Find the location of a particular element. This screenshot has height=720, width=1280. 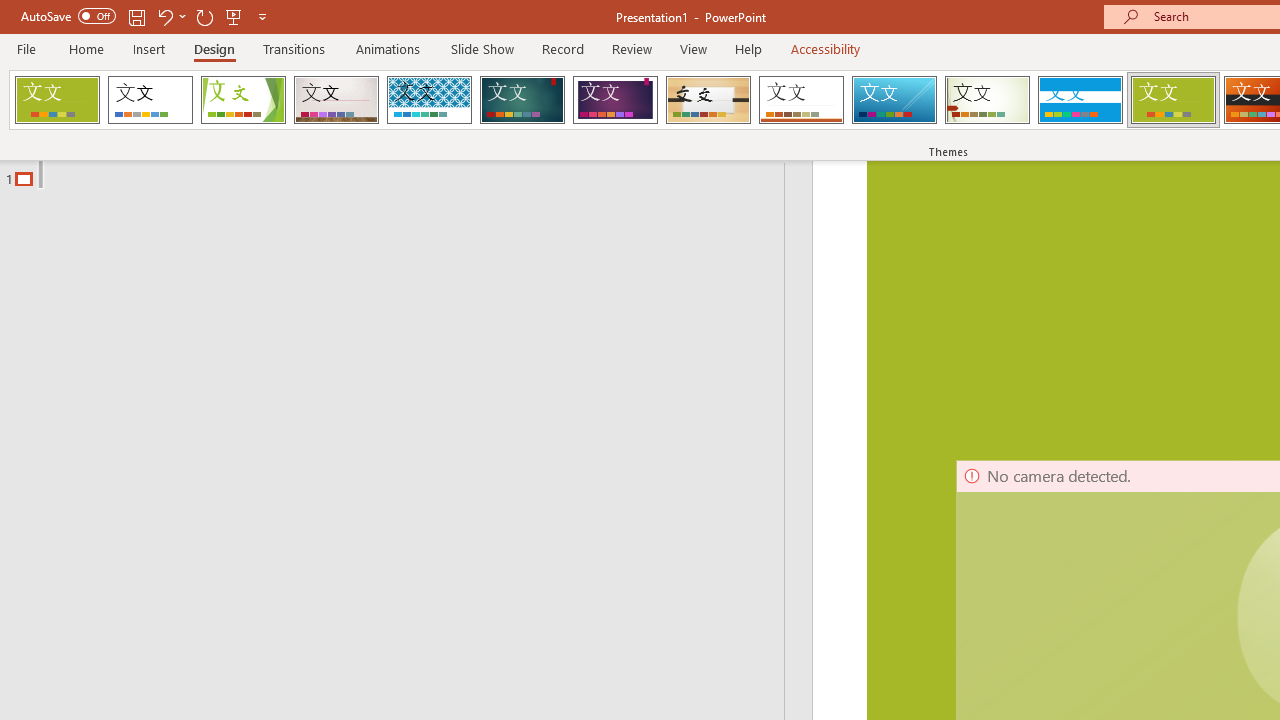

'Organic' is located at coordinates (708, 100).